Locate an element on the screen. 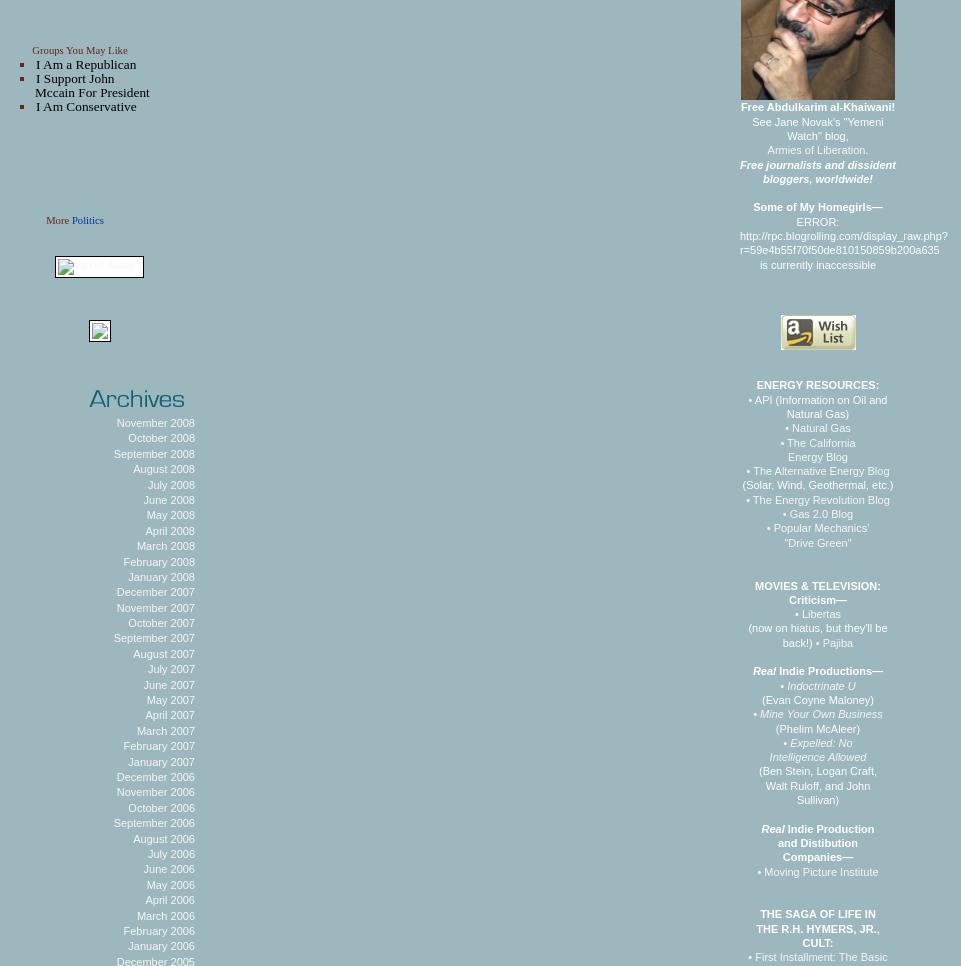 This screenshot has height=966, width=961. 'Politics' is located at coordinates (86, 219).